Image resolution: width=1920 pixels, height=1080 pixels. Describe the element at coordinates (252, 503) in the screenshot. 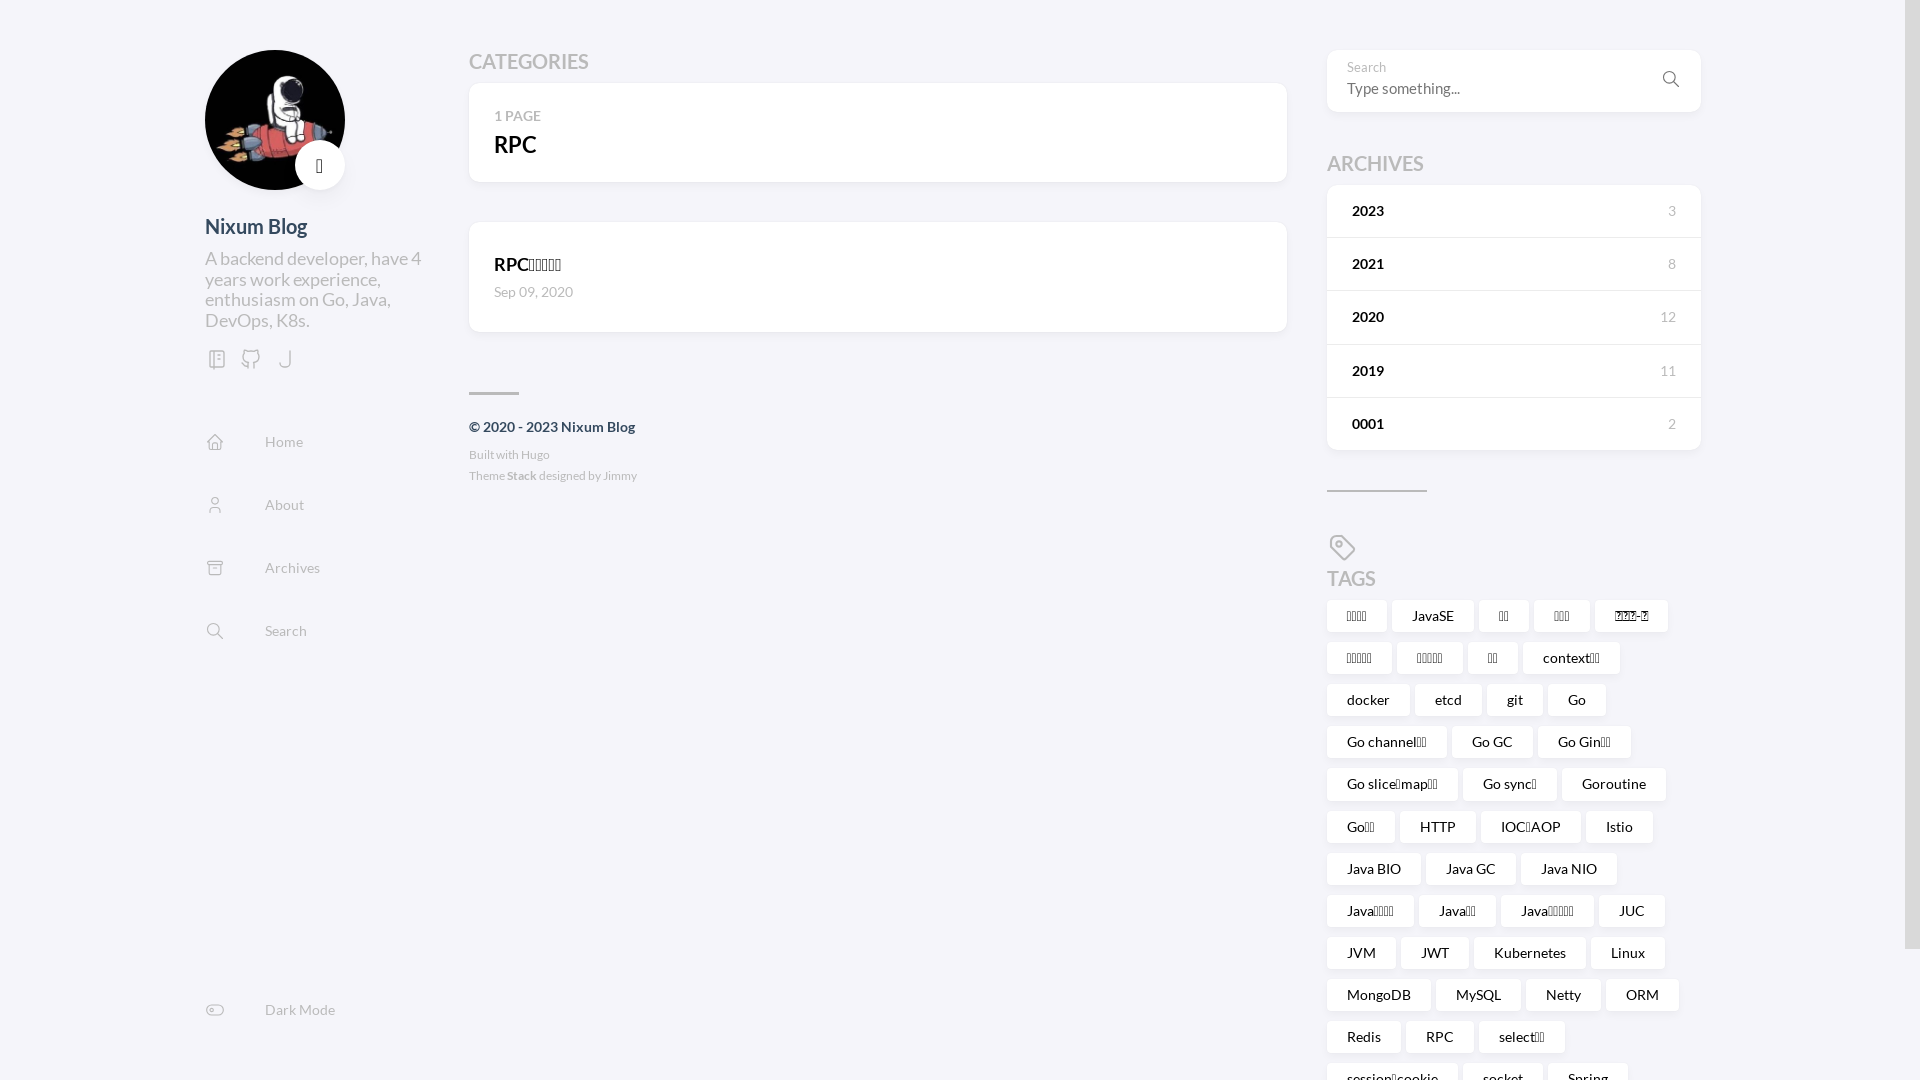

I see `'About'` at that location.